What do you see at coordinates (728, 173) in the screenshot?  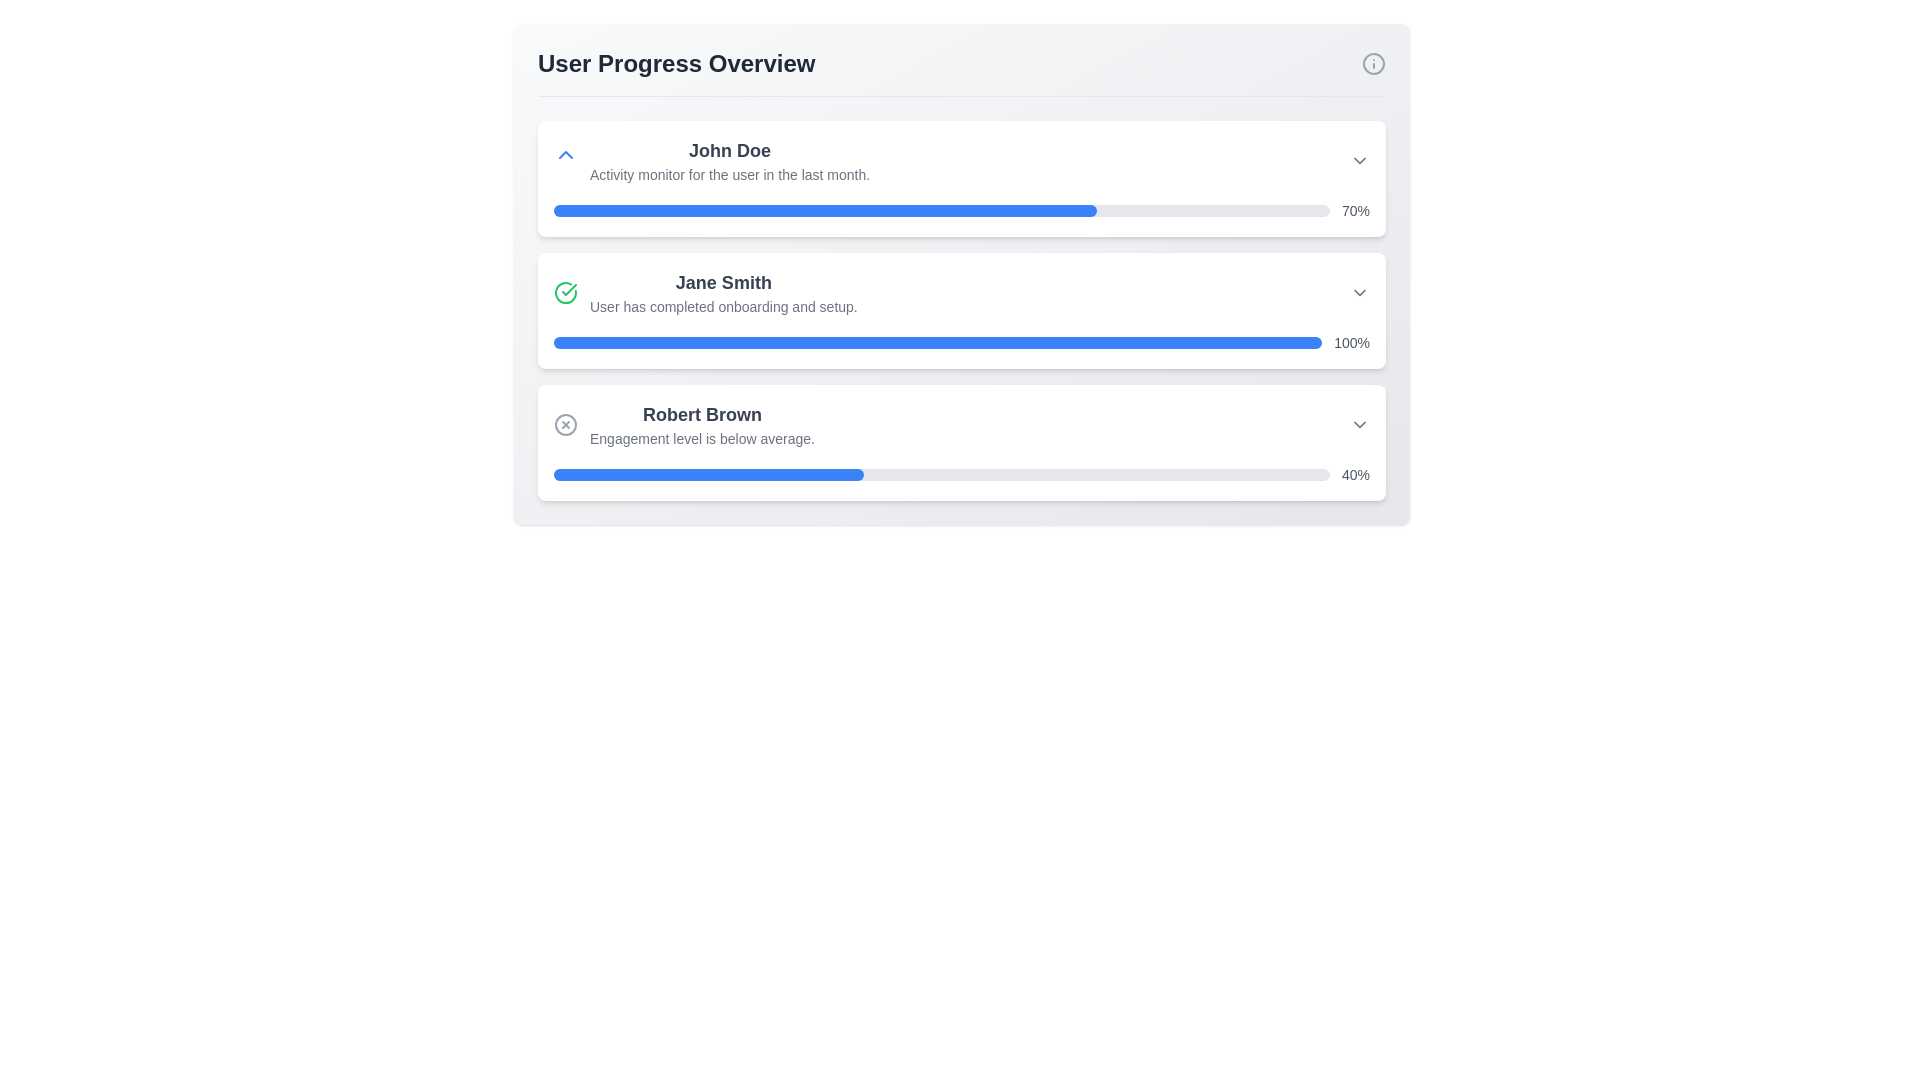 I see `the text label providing contextual information about the activity monitoring related to user 'John Doe', located below the bold text 'John Doe' in the user progress overview interface` at bounding box center [728, 173].